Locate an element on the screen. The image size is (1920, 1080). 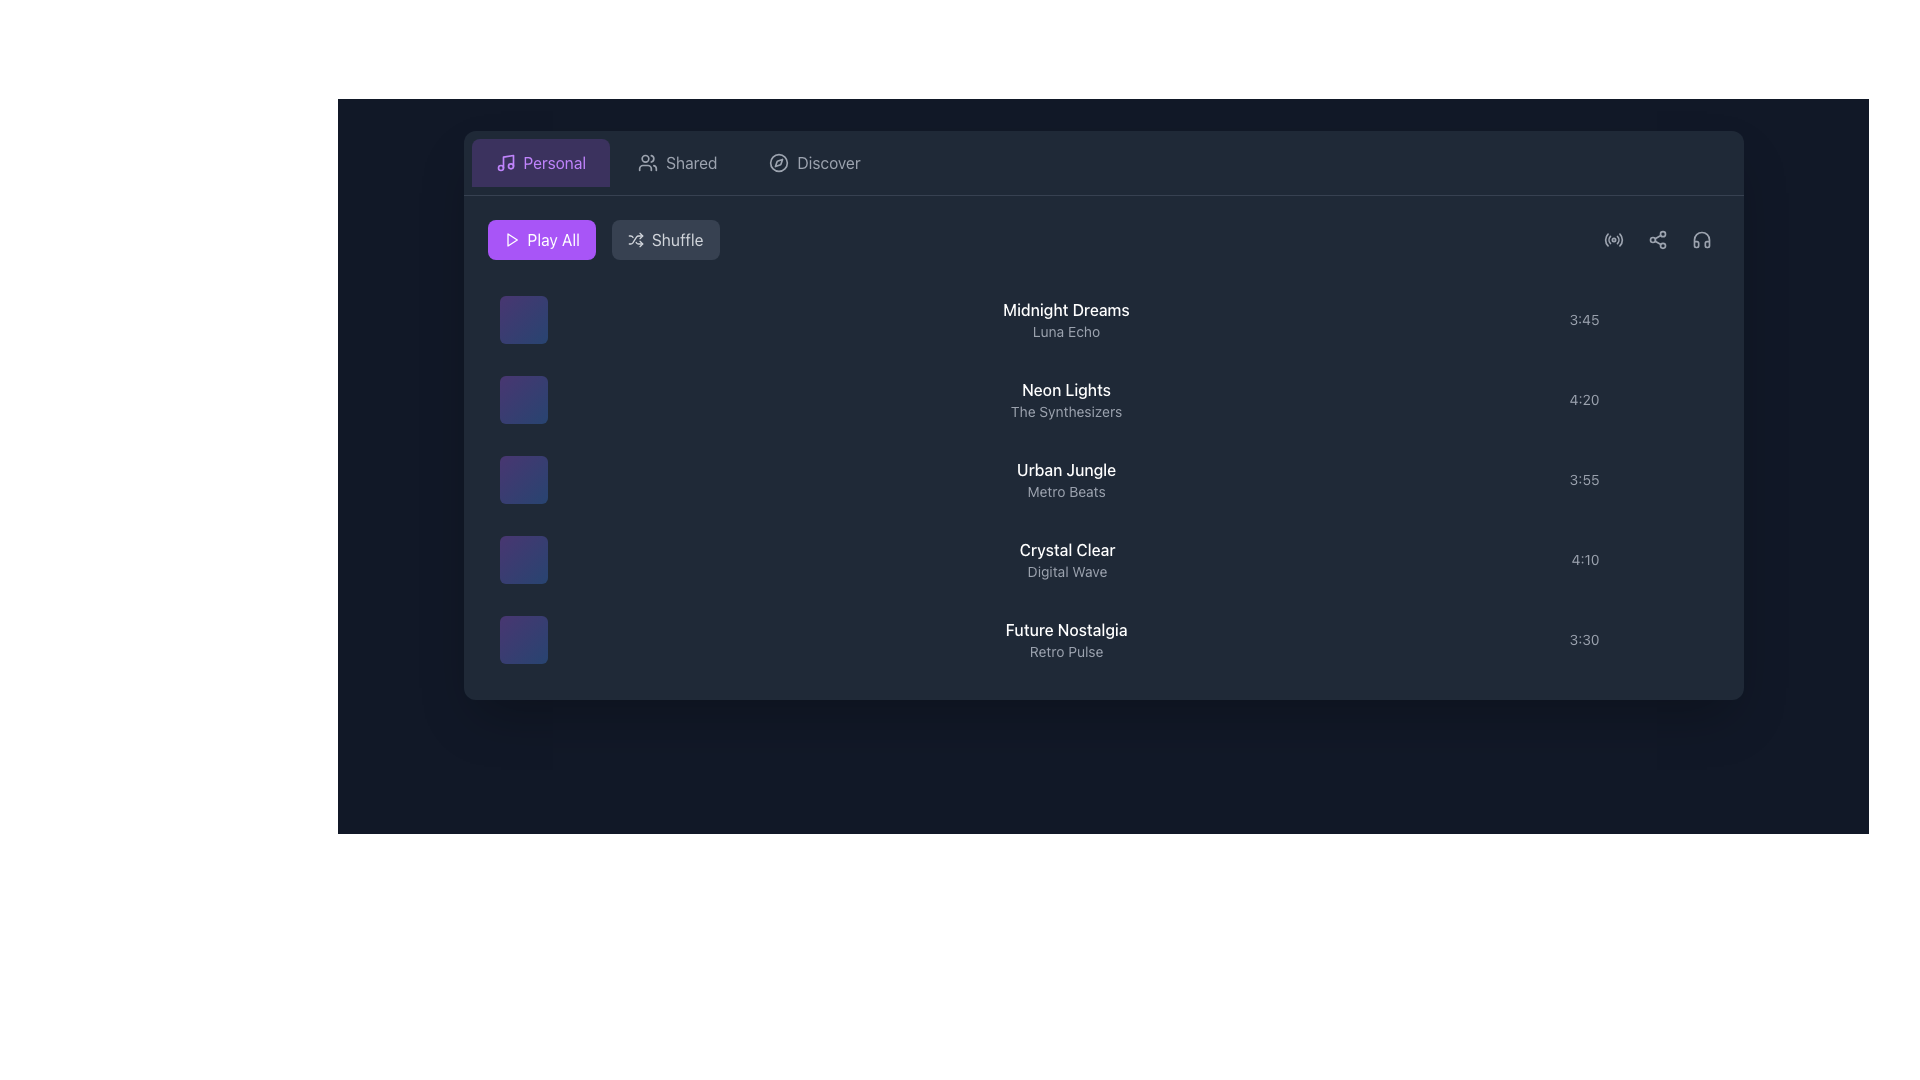
the add or expand button located to the right of the '4:20' timestamp is located at coordinates (1661, 400).